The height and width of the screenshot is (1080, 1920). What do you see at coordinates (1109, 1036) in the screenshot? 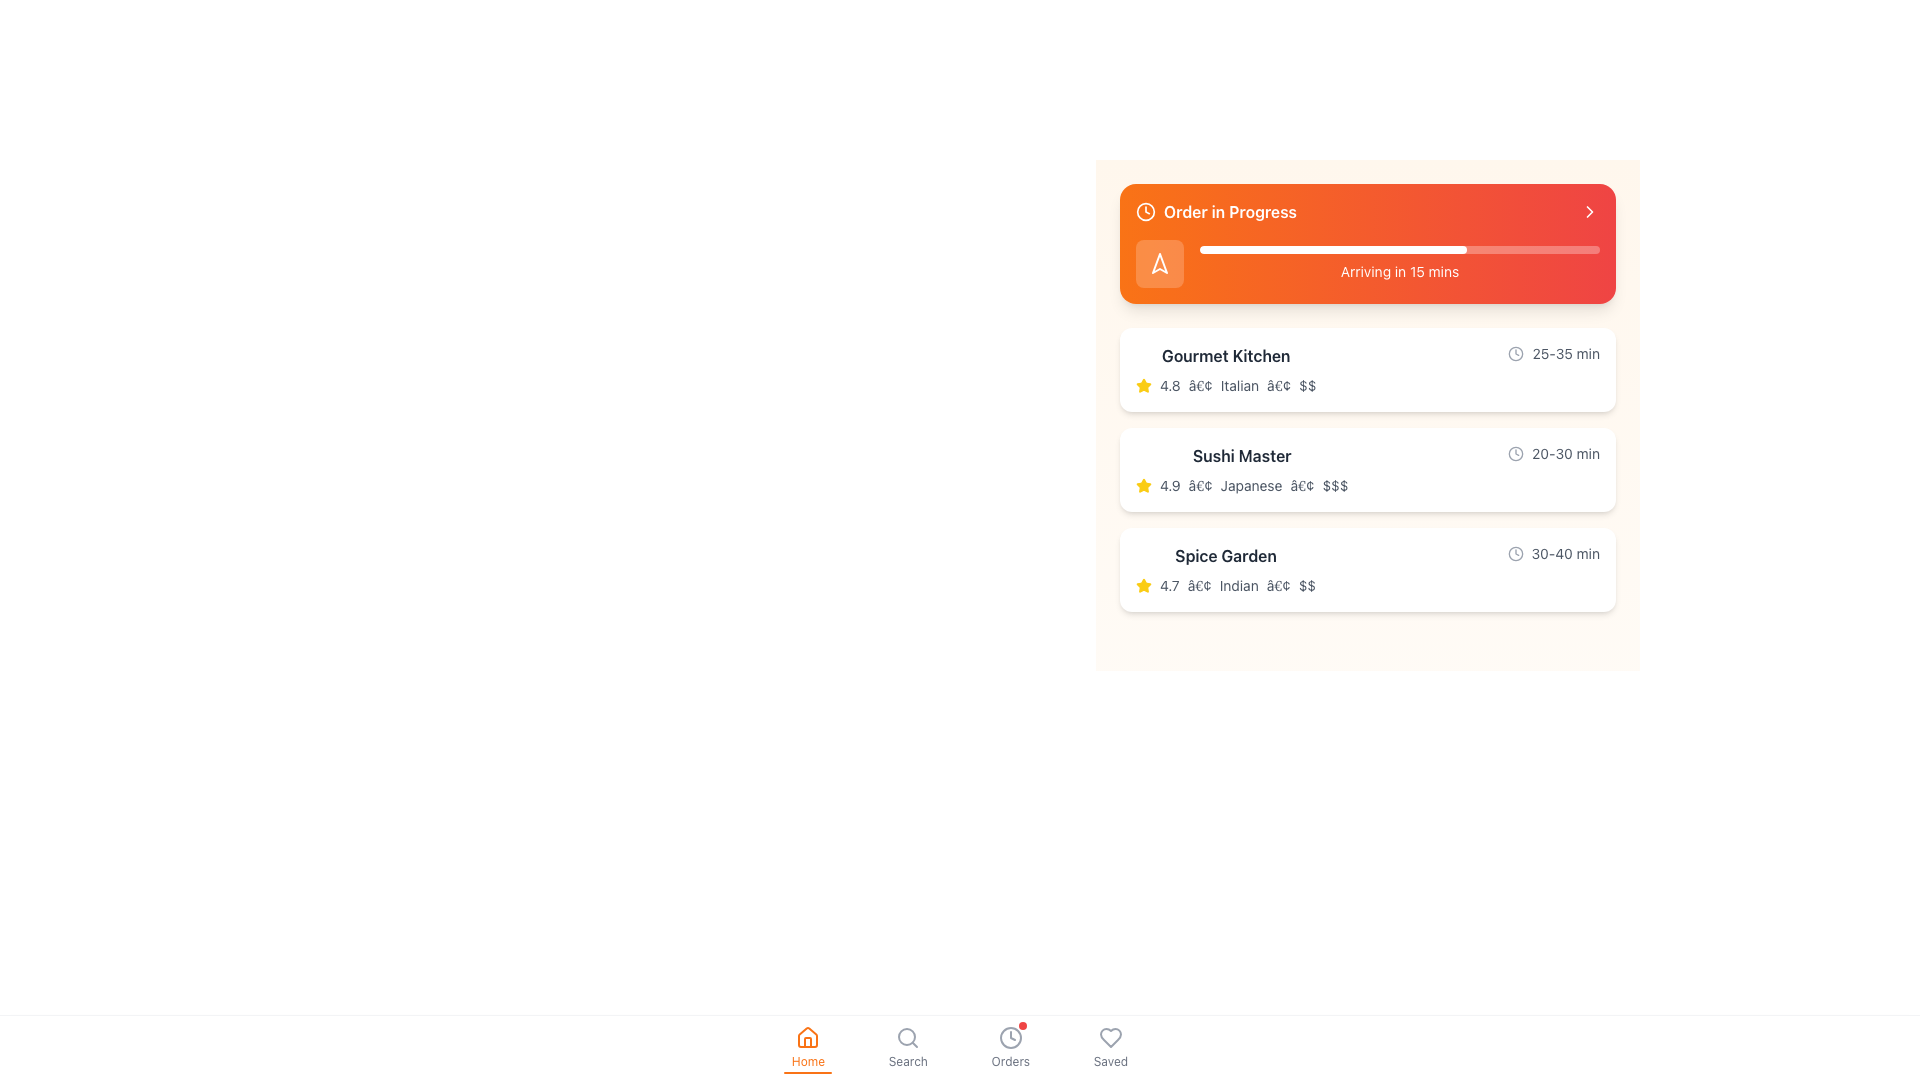
I see `the heart icon in the bottom navigation bar` at bounding box center [1109, 1036].